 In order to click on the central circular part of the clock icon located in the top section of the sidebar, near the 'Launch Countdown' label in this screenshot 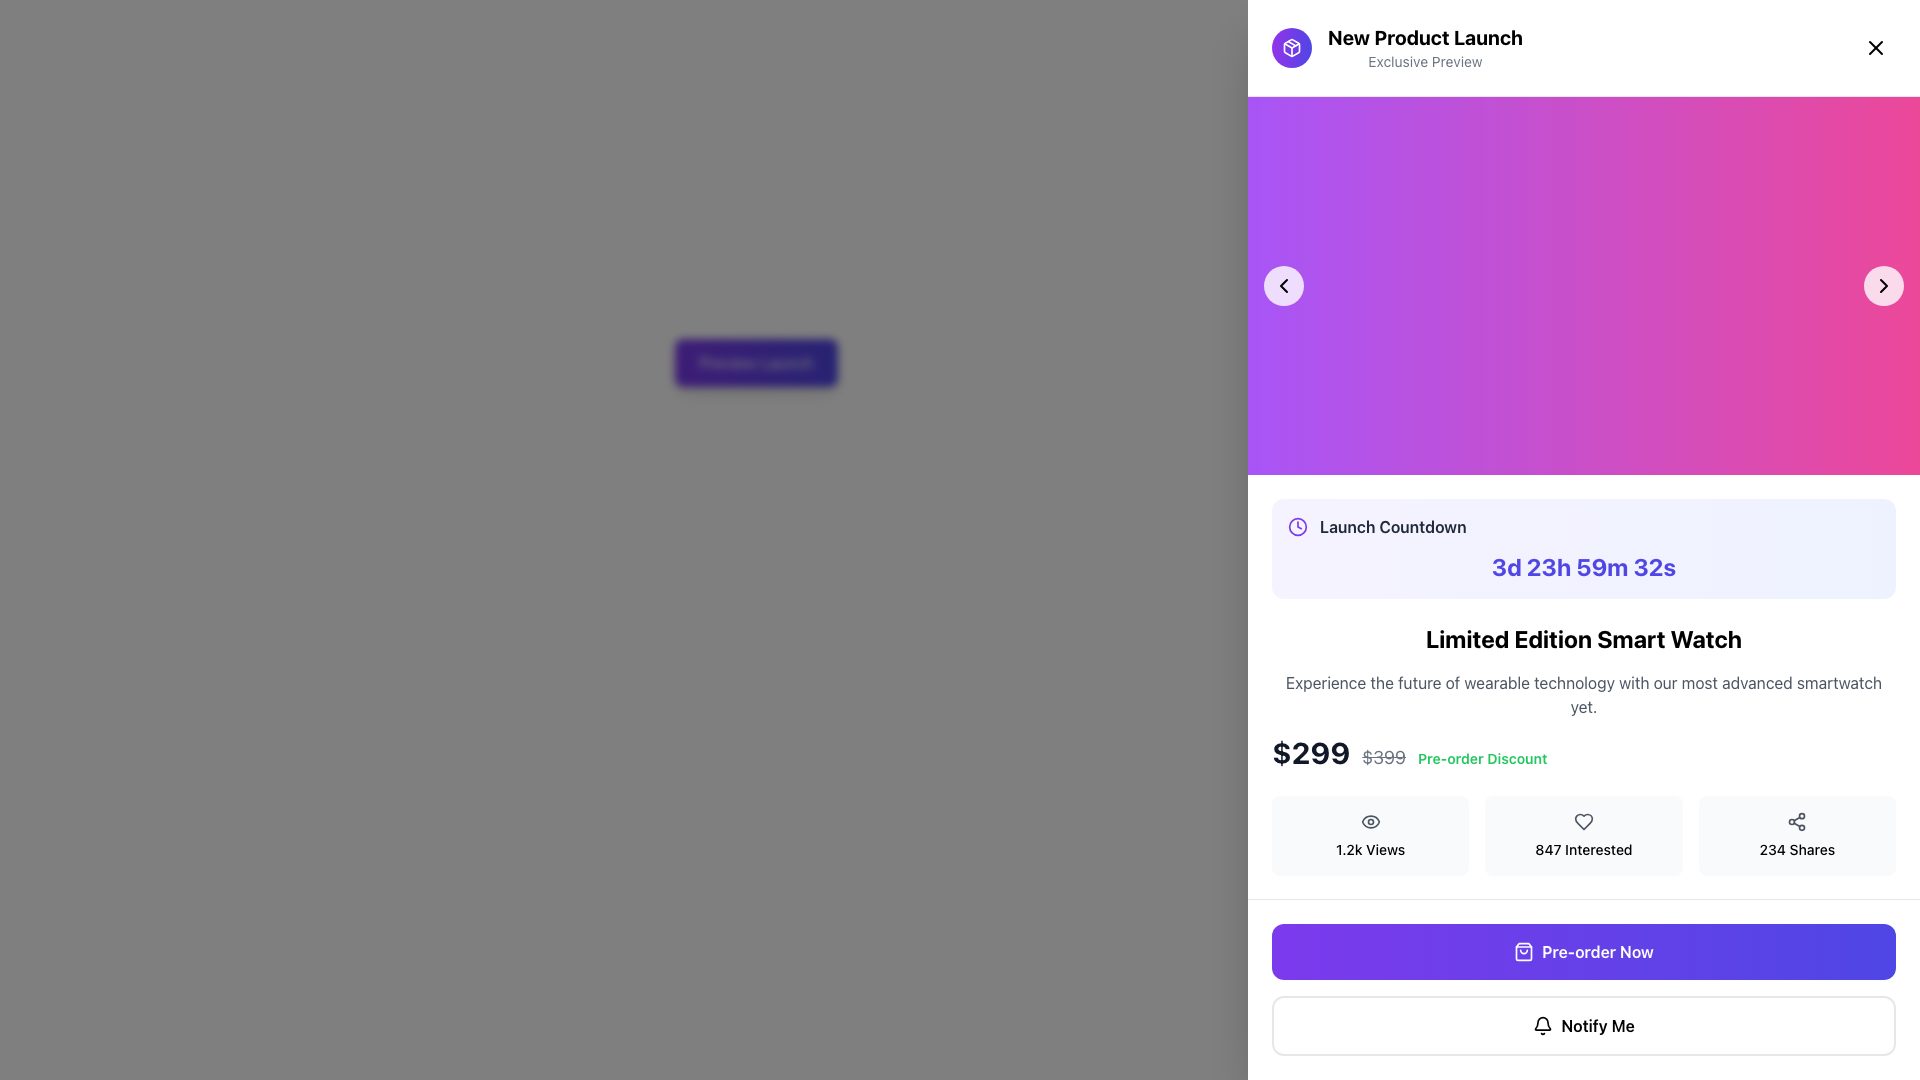, I will do `click(1297, 526)`.